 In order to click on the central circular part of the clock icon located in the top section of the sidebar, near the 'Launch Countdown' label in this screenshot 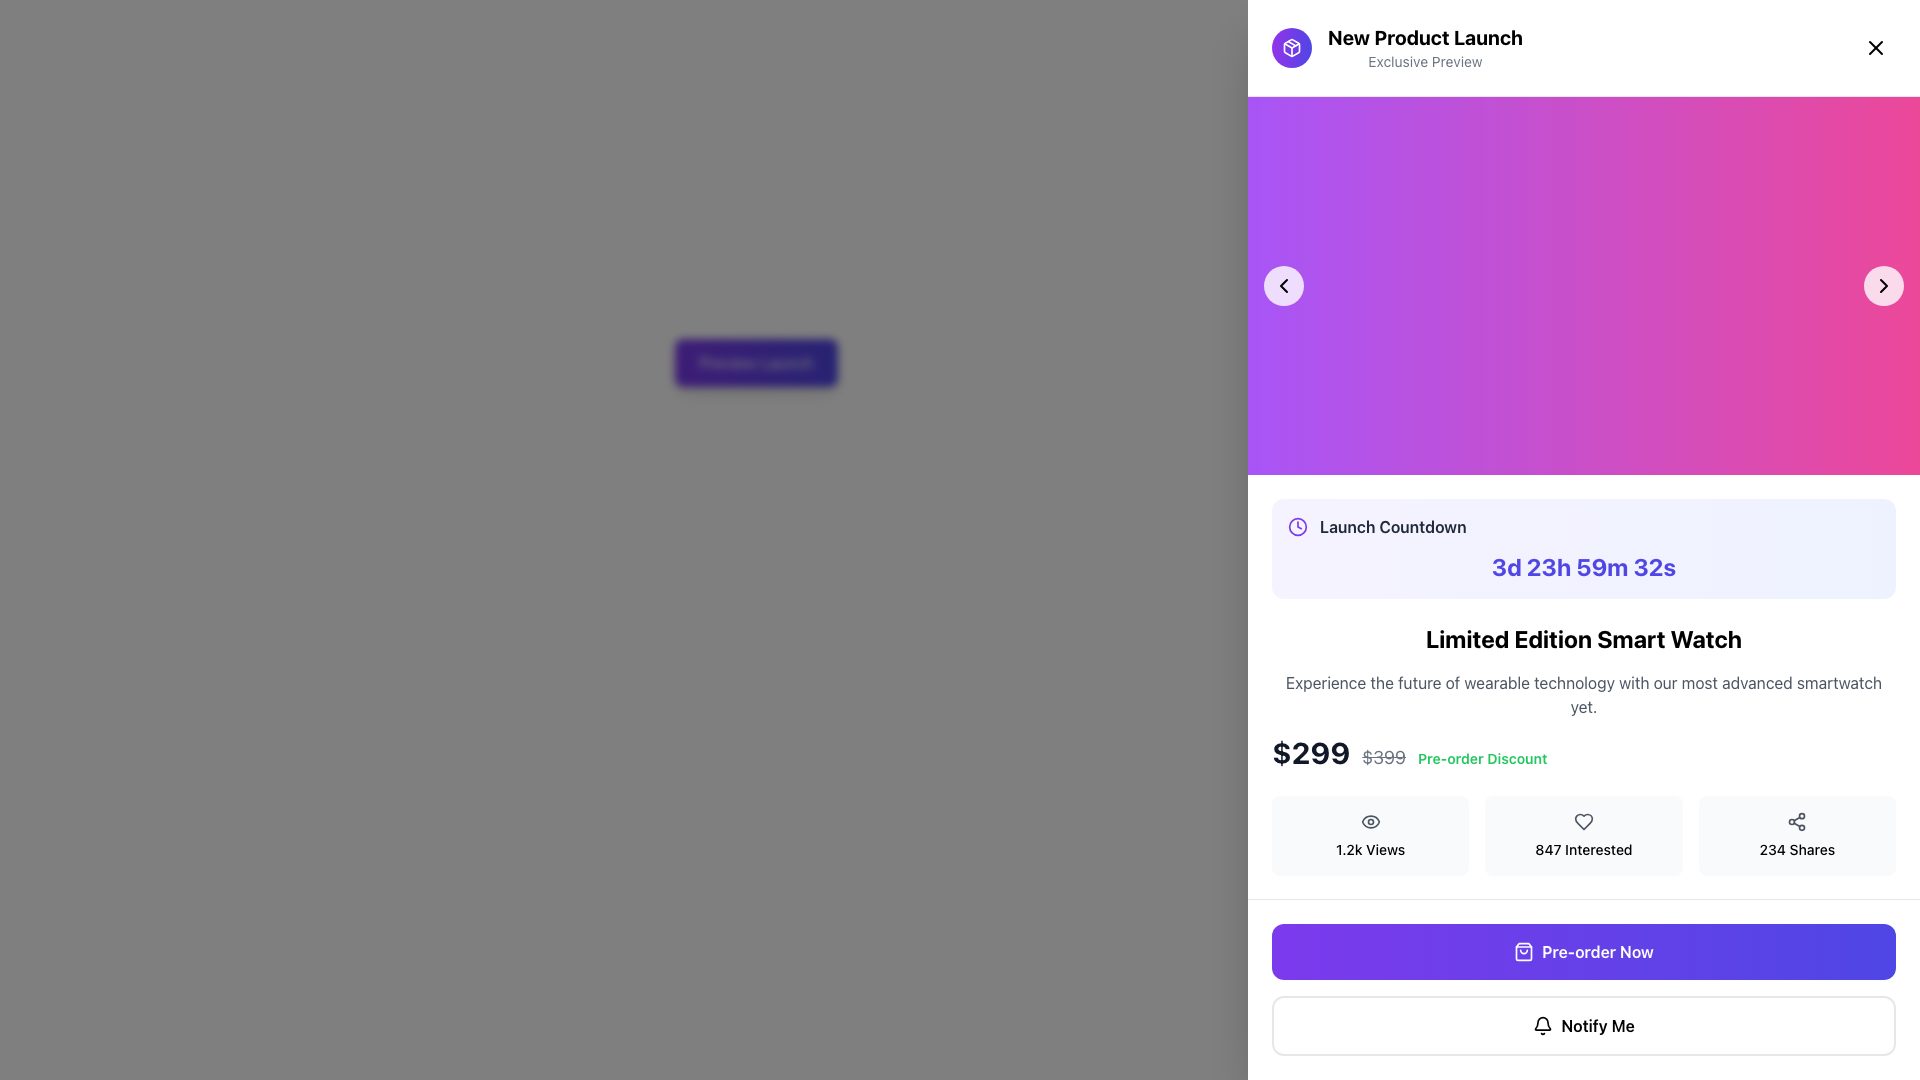, I will do `click(1297, 526)`.